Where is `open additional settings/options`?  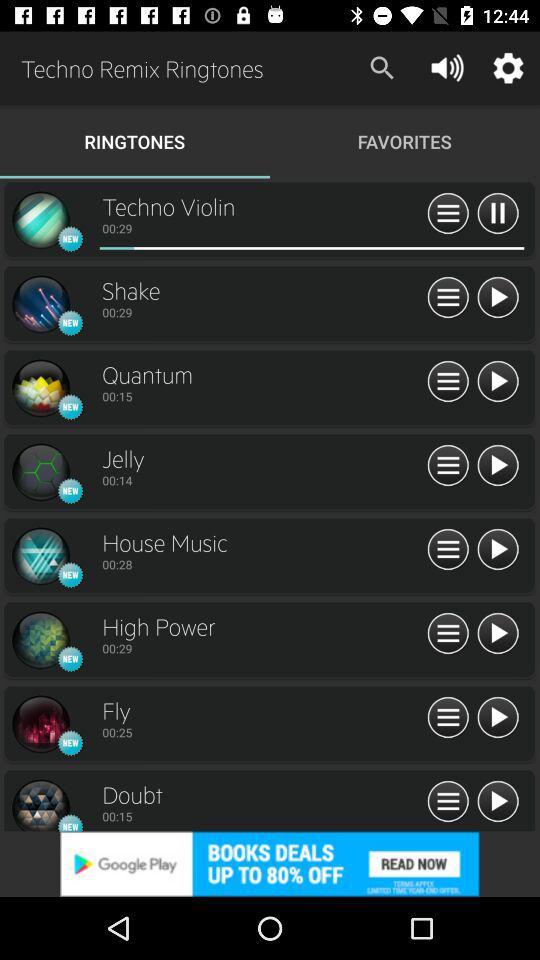 open additional settings/options is located at coordinates (448, 214).